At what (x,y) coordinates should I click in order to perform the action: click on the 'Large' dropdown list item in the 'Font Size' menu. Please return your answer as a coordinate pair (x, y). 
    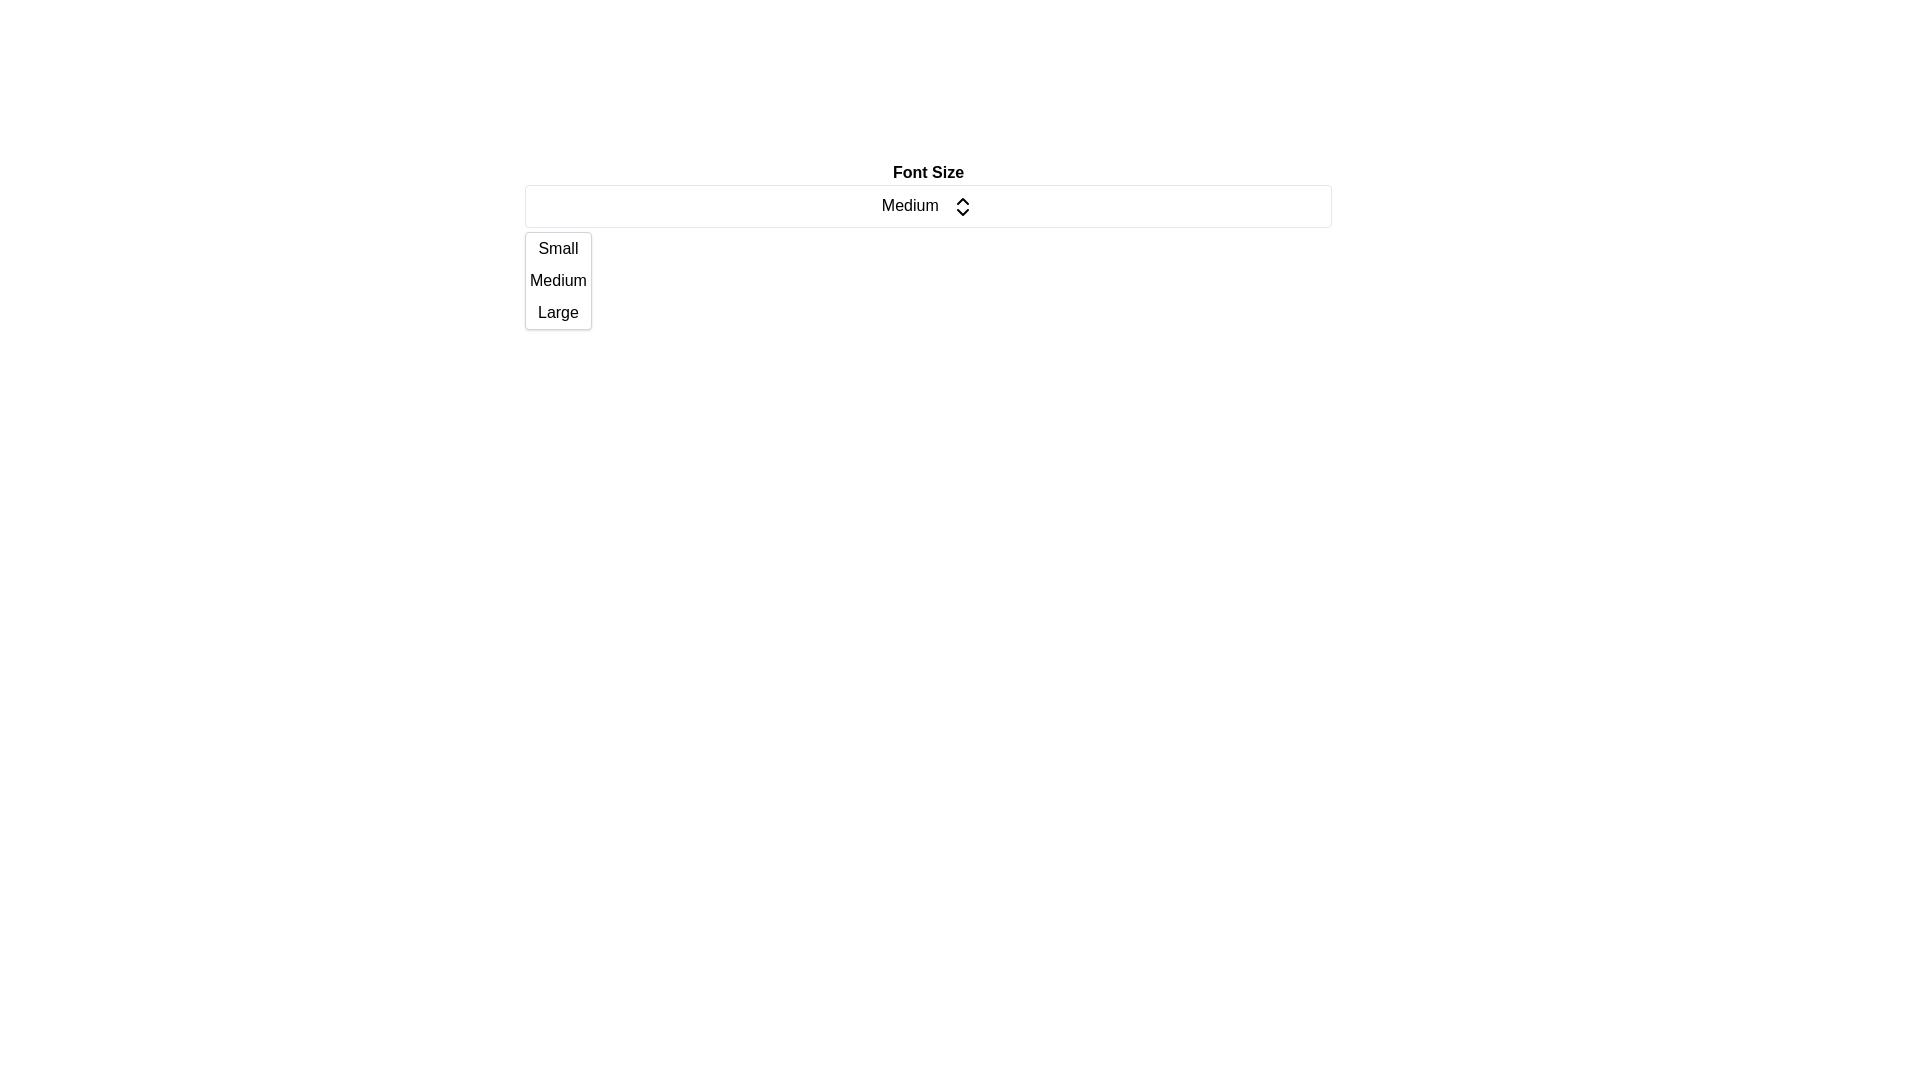
    Looking at the image, I should click on (558, 312).